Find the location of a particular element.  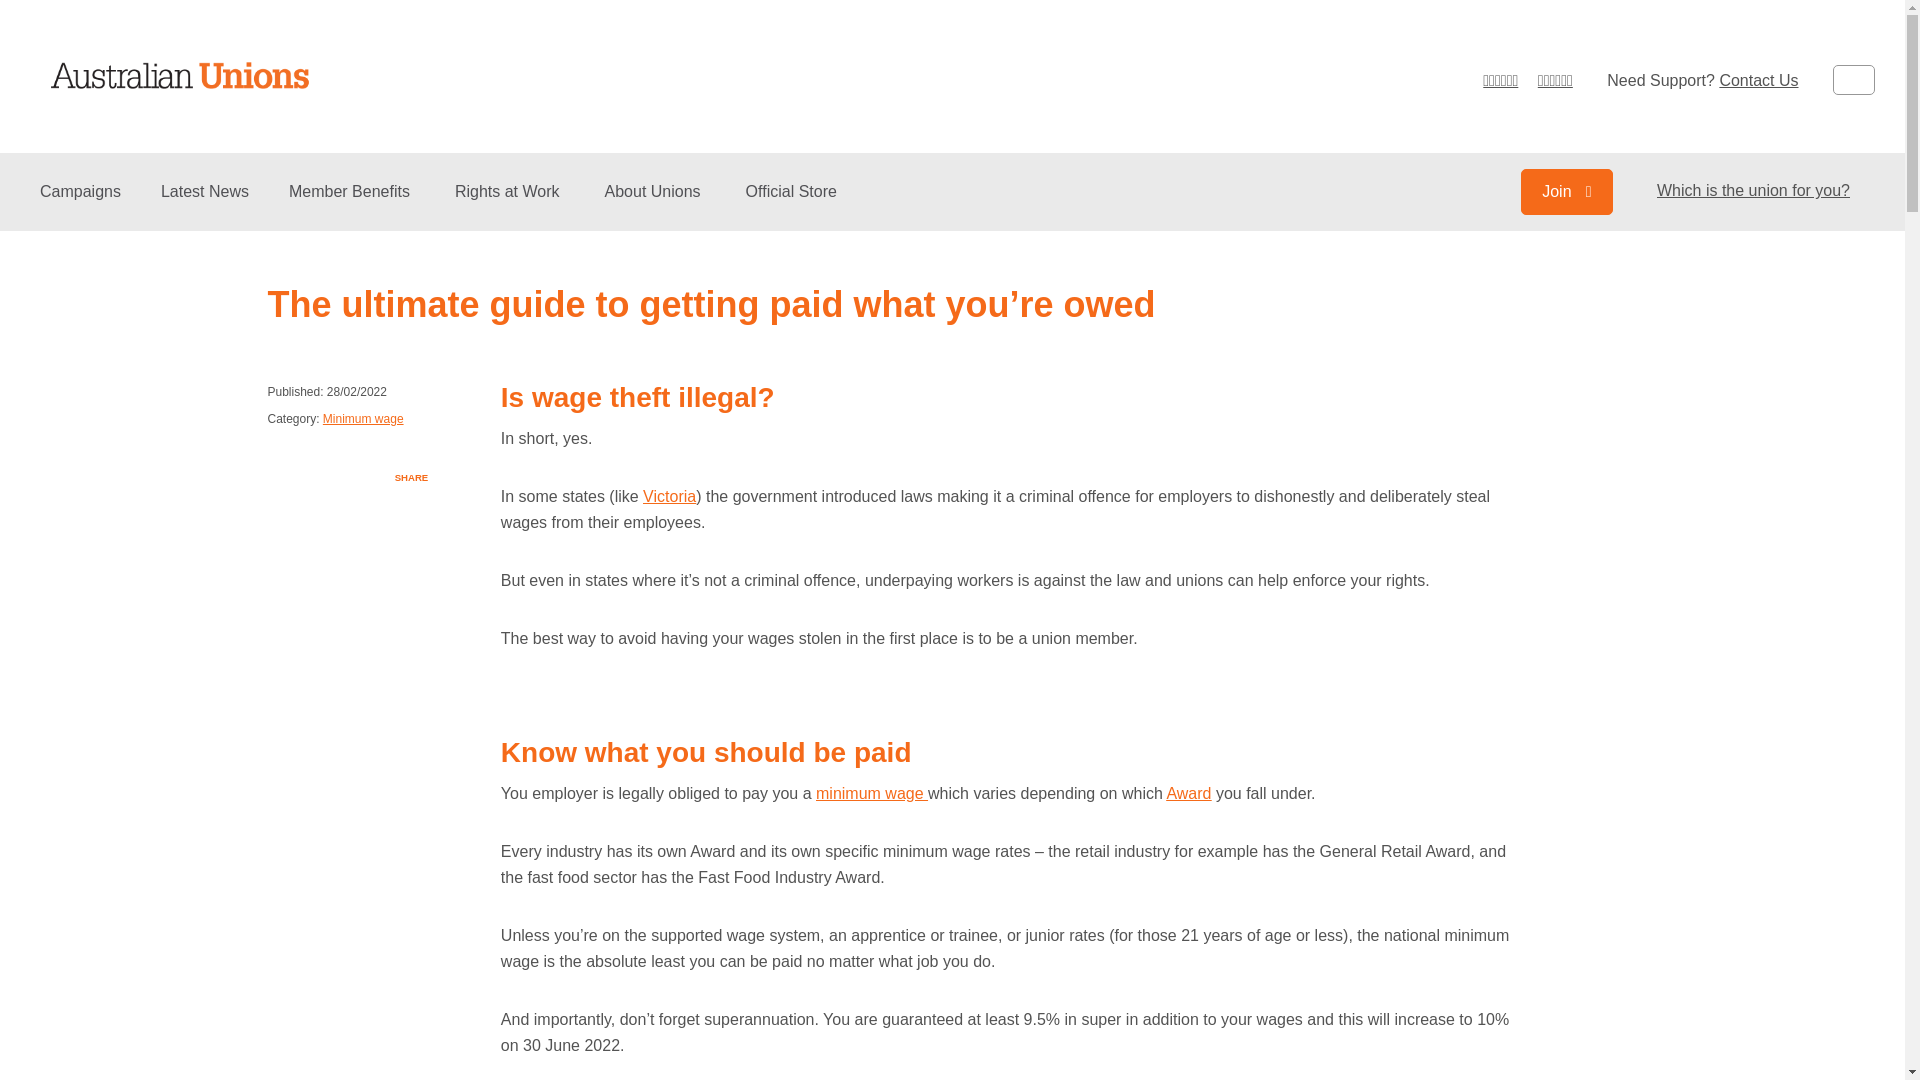

'Official Store' is located at coordinates (790, 206).